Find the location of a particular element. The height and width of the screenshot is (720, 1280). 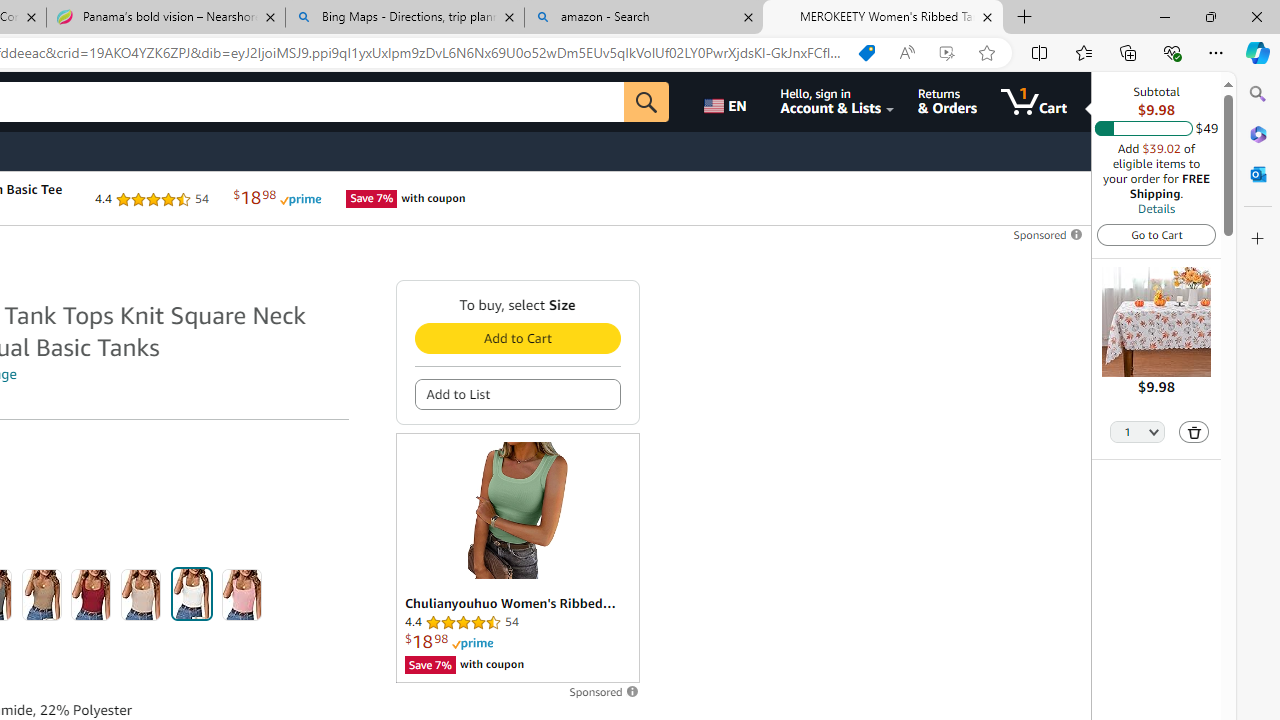

'White' is located at coordinates (191, 593).